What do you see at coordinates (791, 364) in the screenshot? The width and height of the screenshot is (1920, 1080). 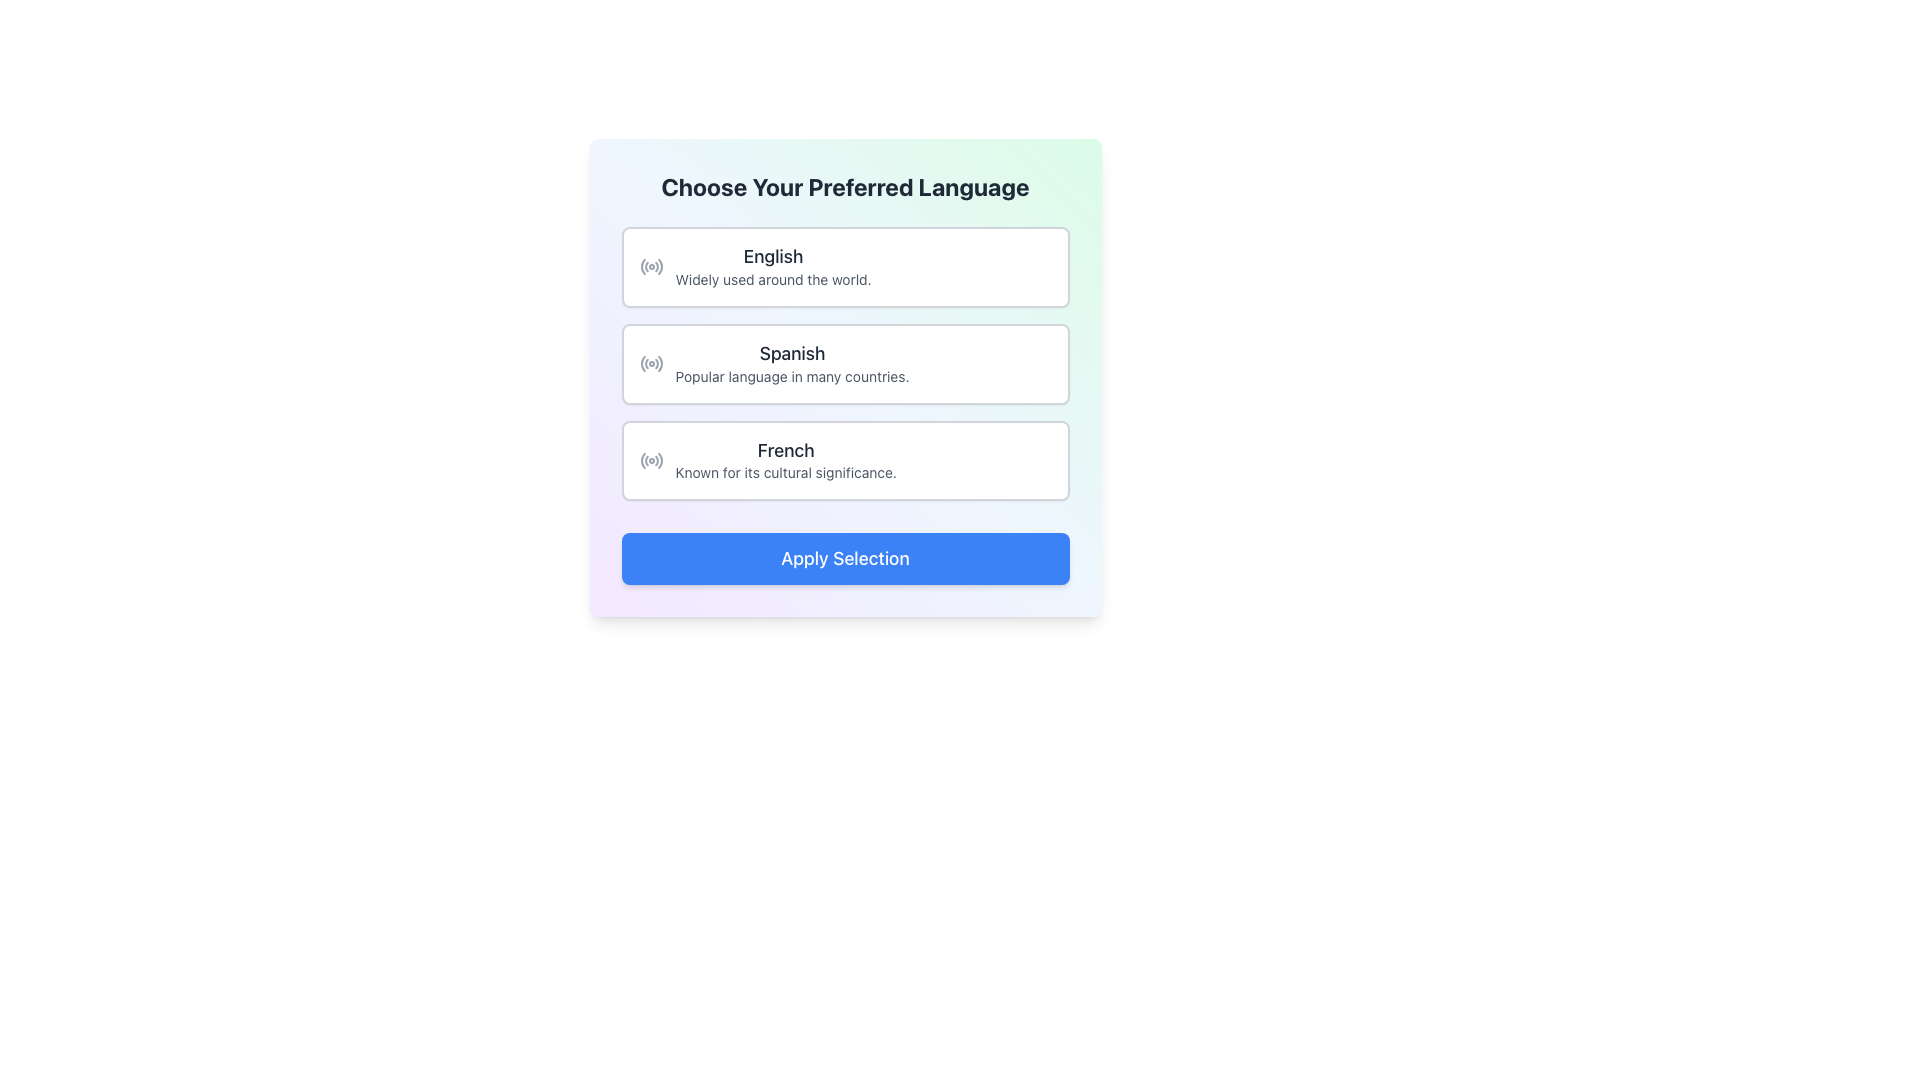 I see `the 'Spanish' text element, which is the second option in the vertical list of preferred languages, displaying the text 'Spanish' in bold and 'Popular language in many countries.' beneath it` at bounding box center [791, 364].